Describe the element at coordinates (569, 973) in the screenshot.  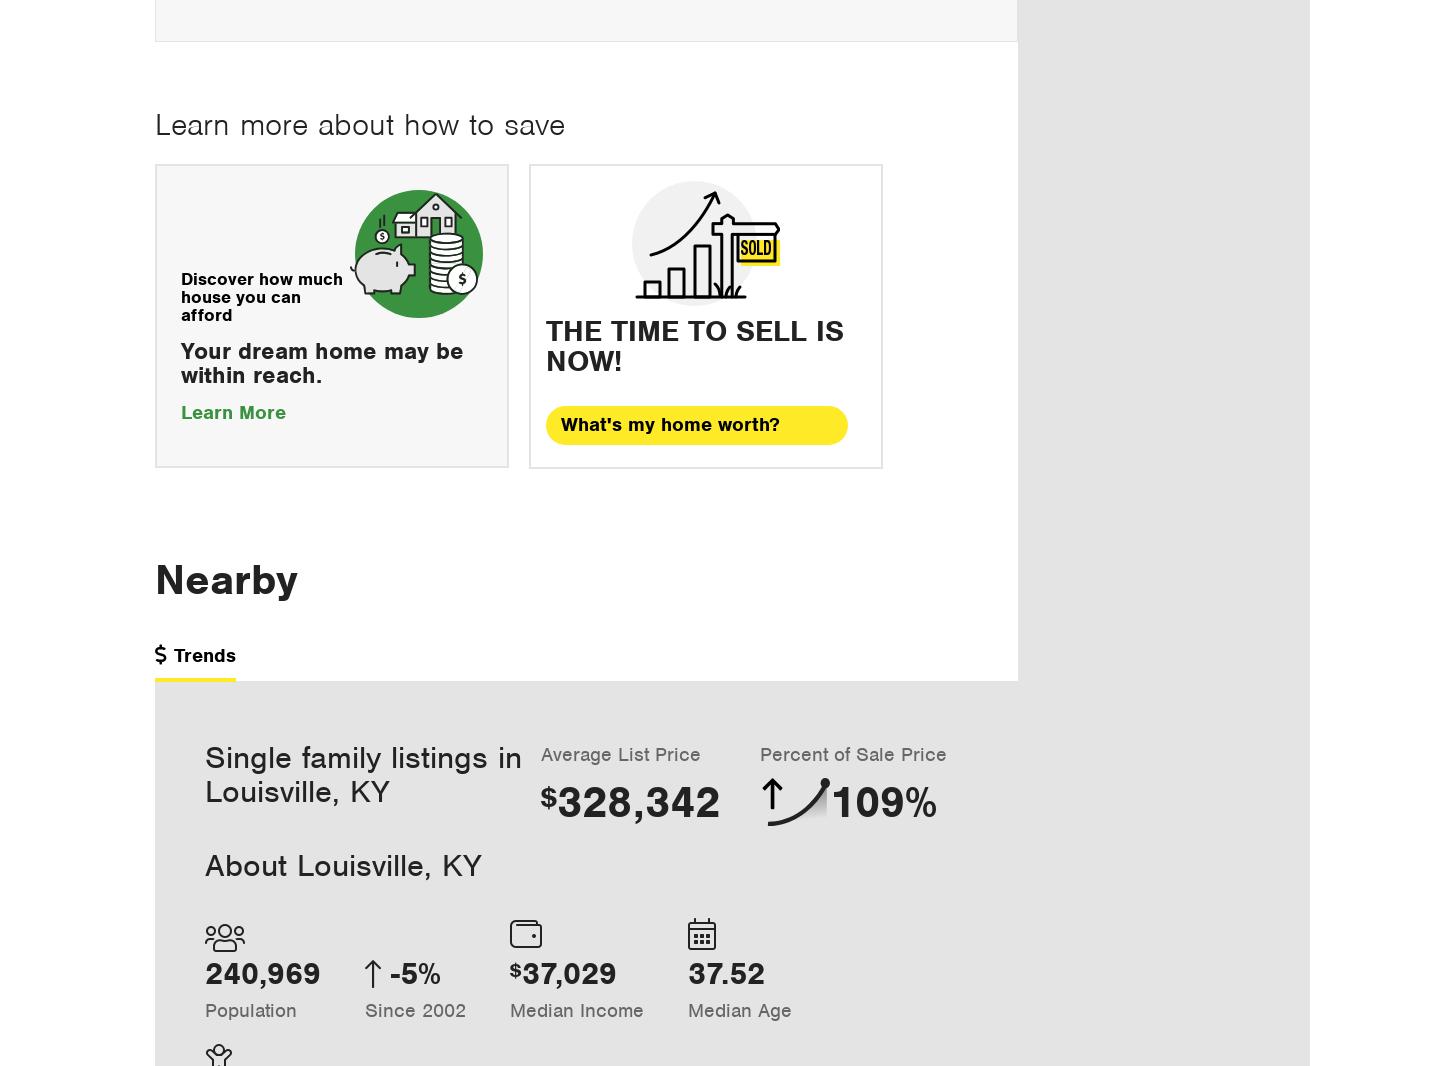
I see `'37,029'` at that location.